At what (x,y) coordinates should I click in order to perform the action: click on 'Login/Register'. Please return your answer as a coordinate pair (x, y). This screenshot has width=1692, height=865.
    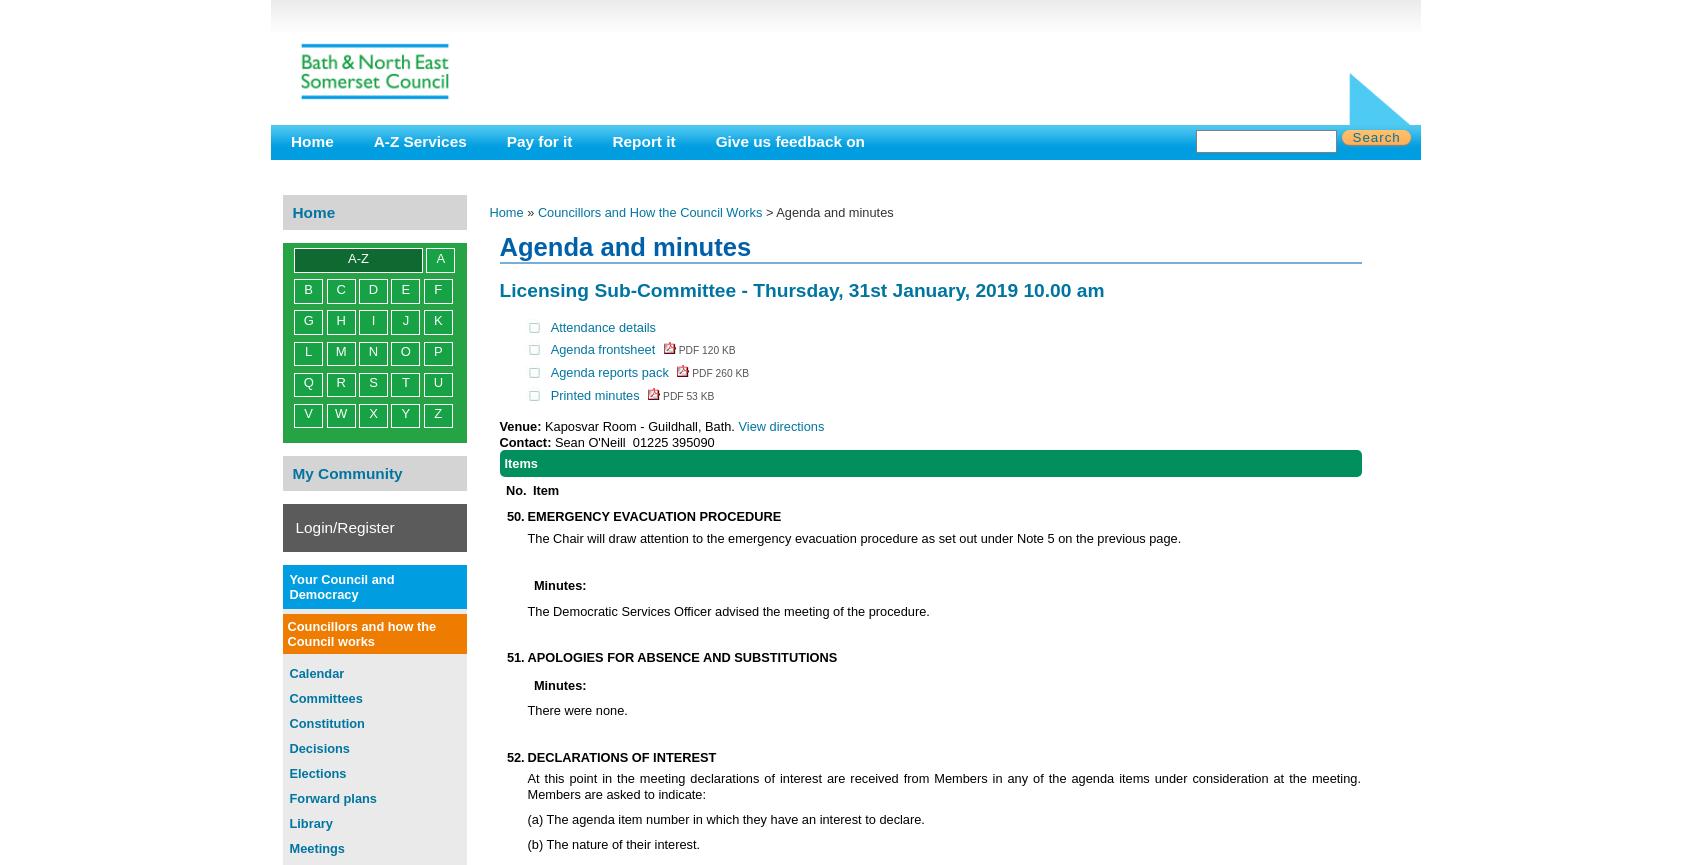
    Looking at the image, I should click on (293, 525).